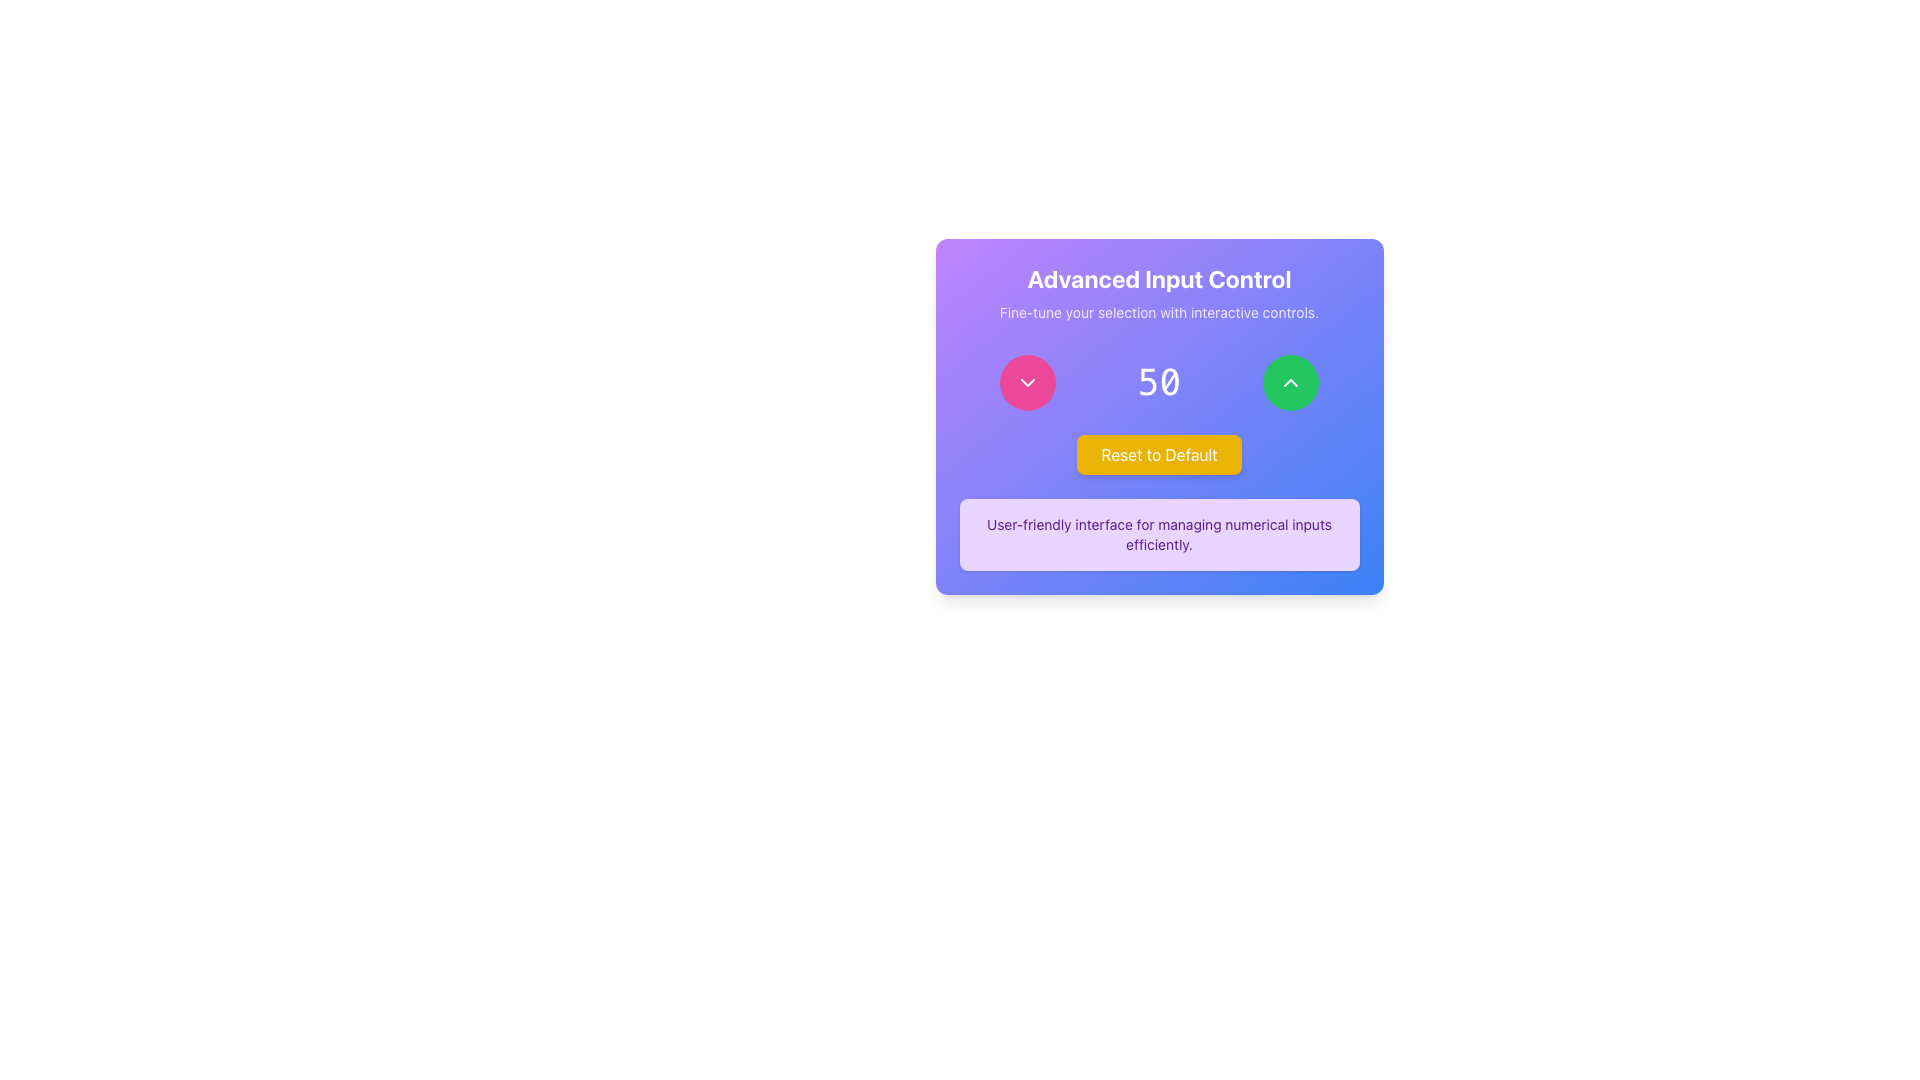  Describe the element at coordinates (1028, 382) in the screenshot. I see `the button located to the left of the numeric display value '50' to decrement the value` at that location.